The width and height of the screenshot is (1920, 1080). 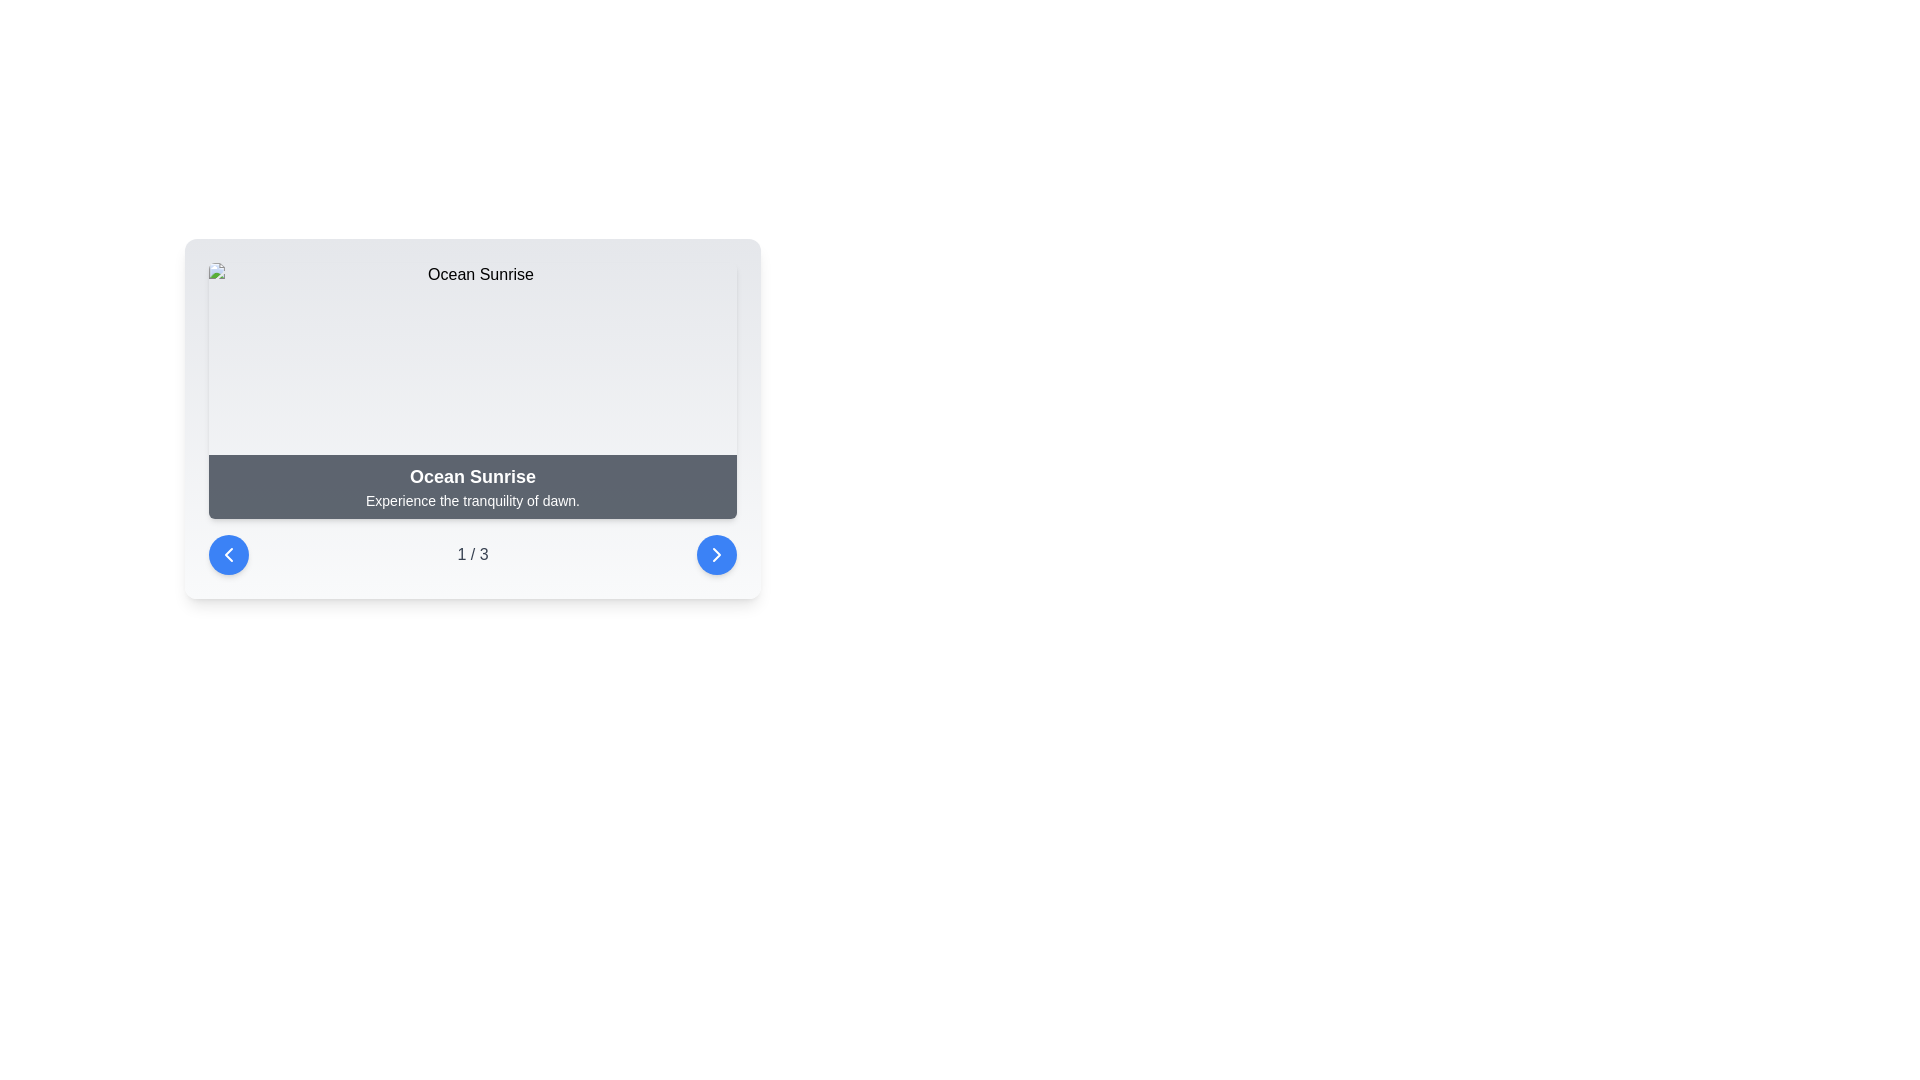 I want to click on the 'Ocean Sunrise' Text Label, which is the first text element in the darkened bar at the bottom of the white card, so click(x=472, y=477).